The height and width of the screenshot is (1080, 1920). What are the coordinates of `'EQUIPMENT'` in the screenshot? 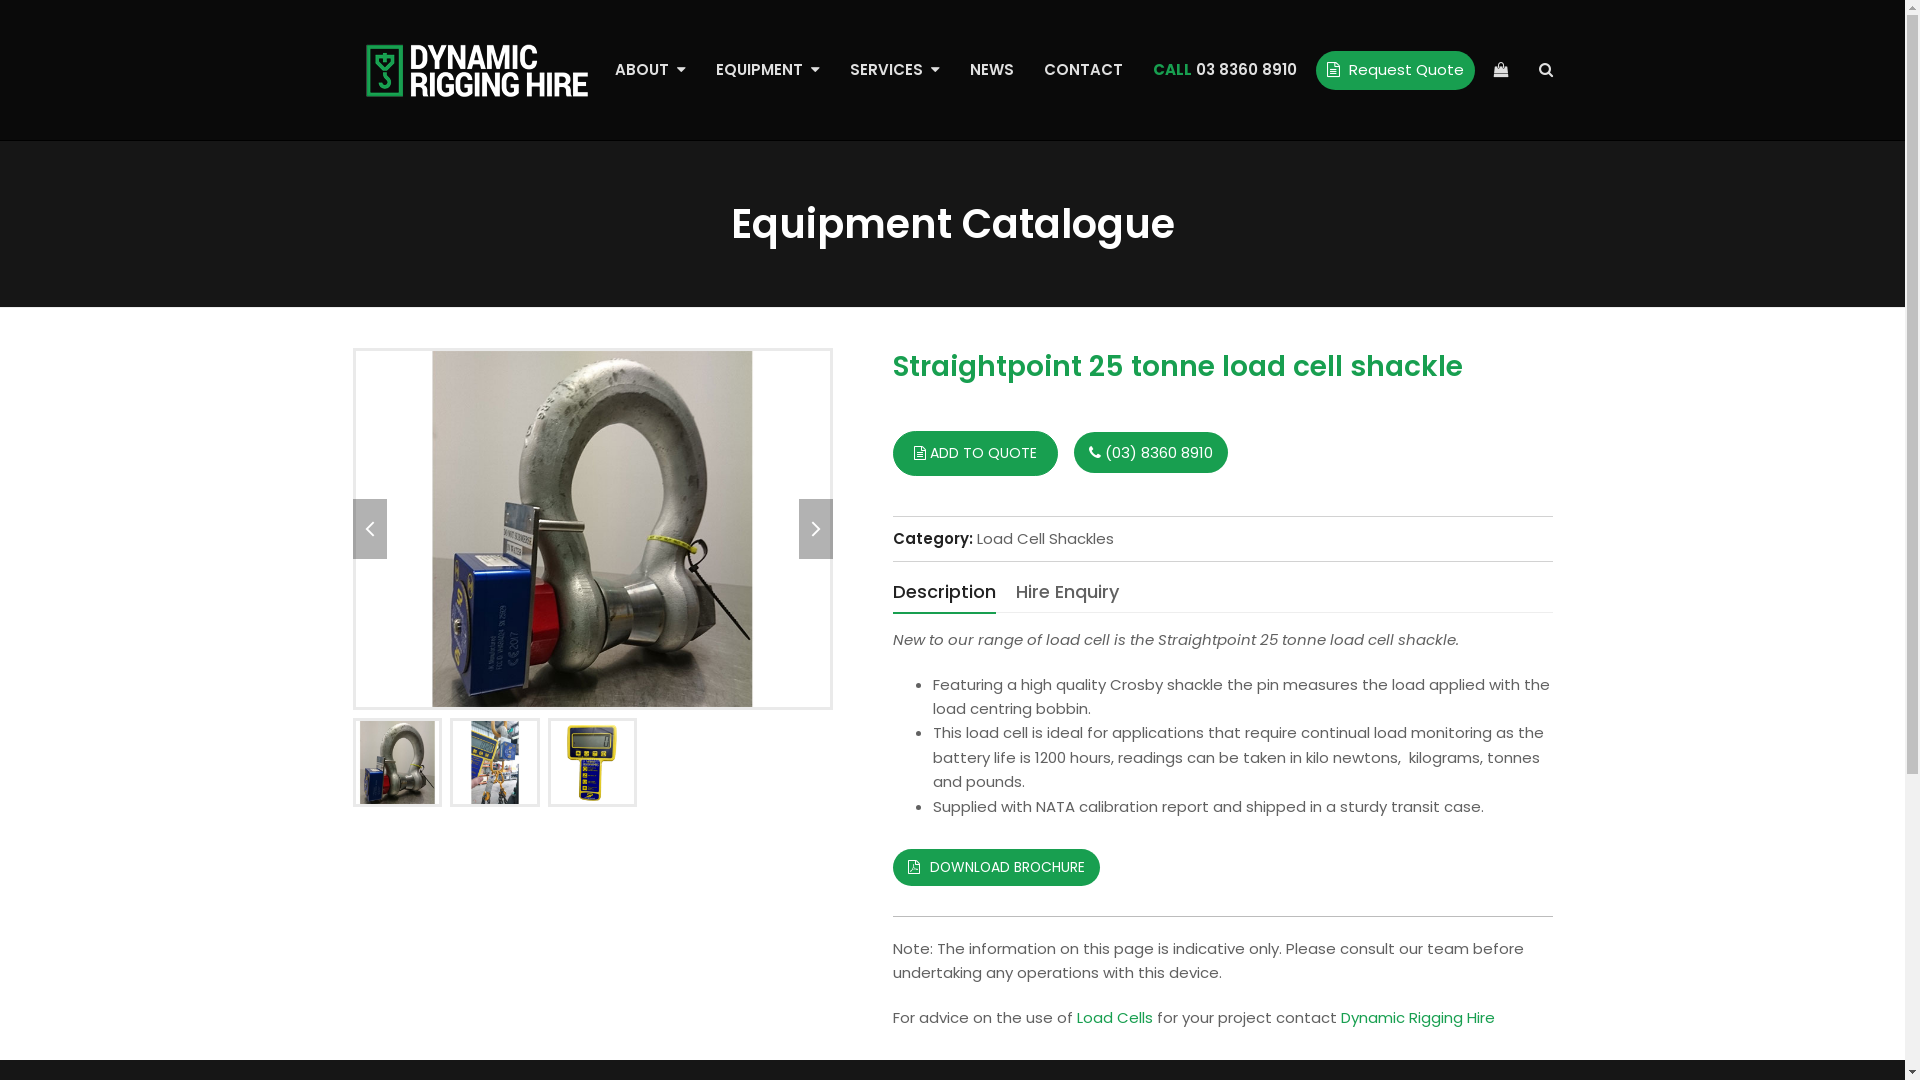 It's located at (700, 68).